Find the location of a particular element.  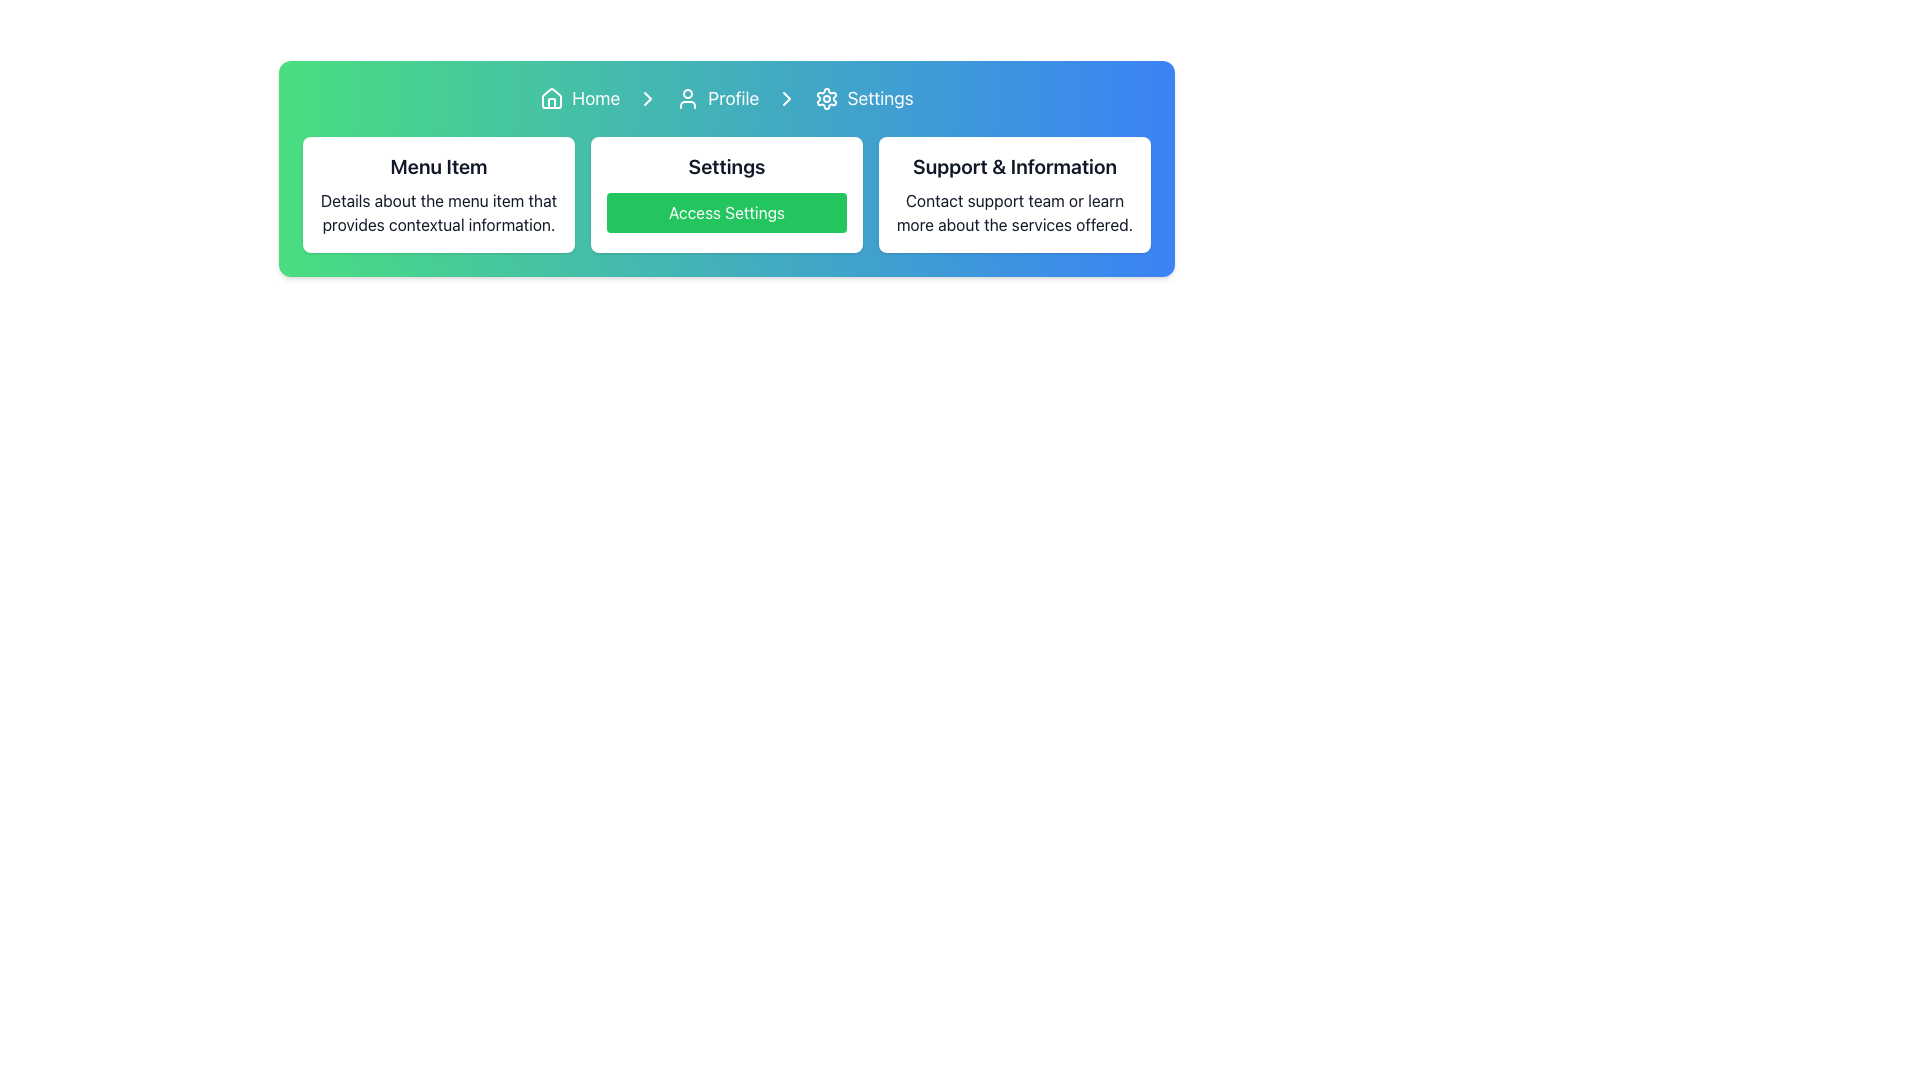

the button labeled 'Access Settings' on the middle card in the group of three cards under 'Settings' is located at coordinates (725, 195).